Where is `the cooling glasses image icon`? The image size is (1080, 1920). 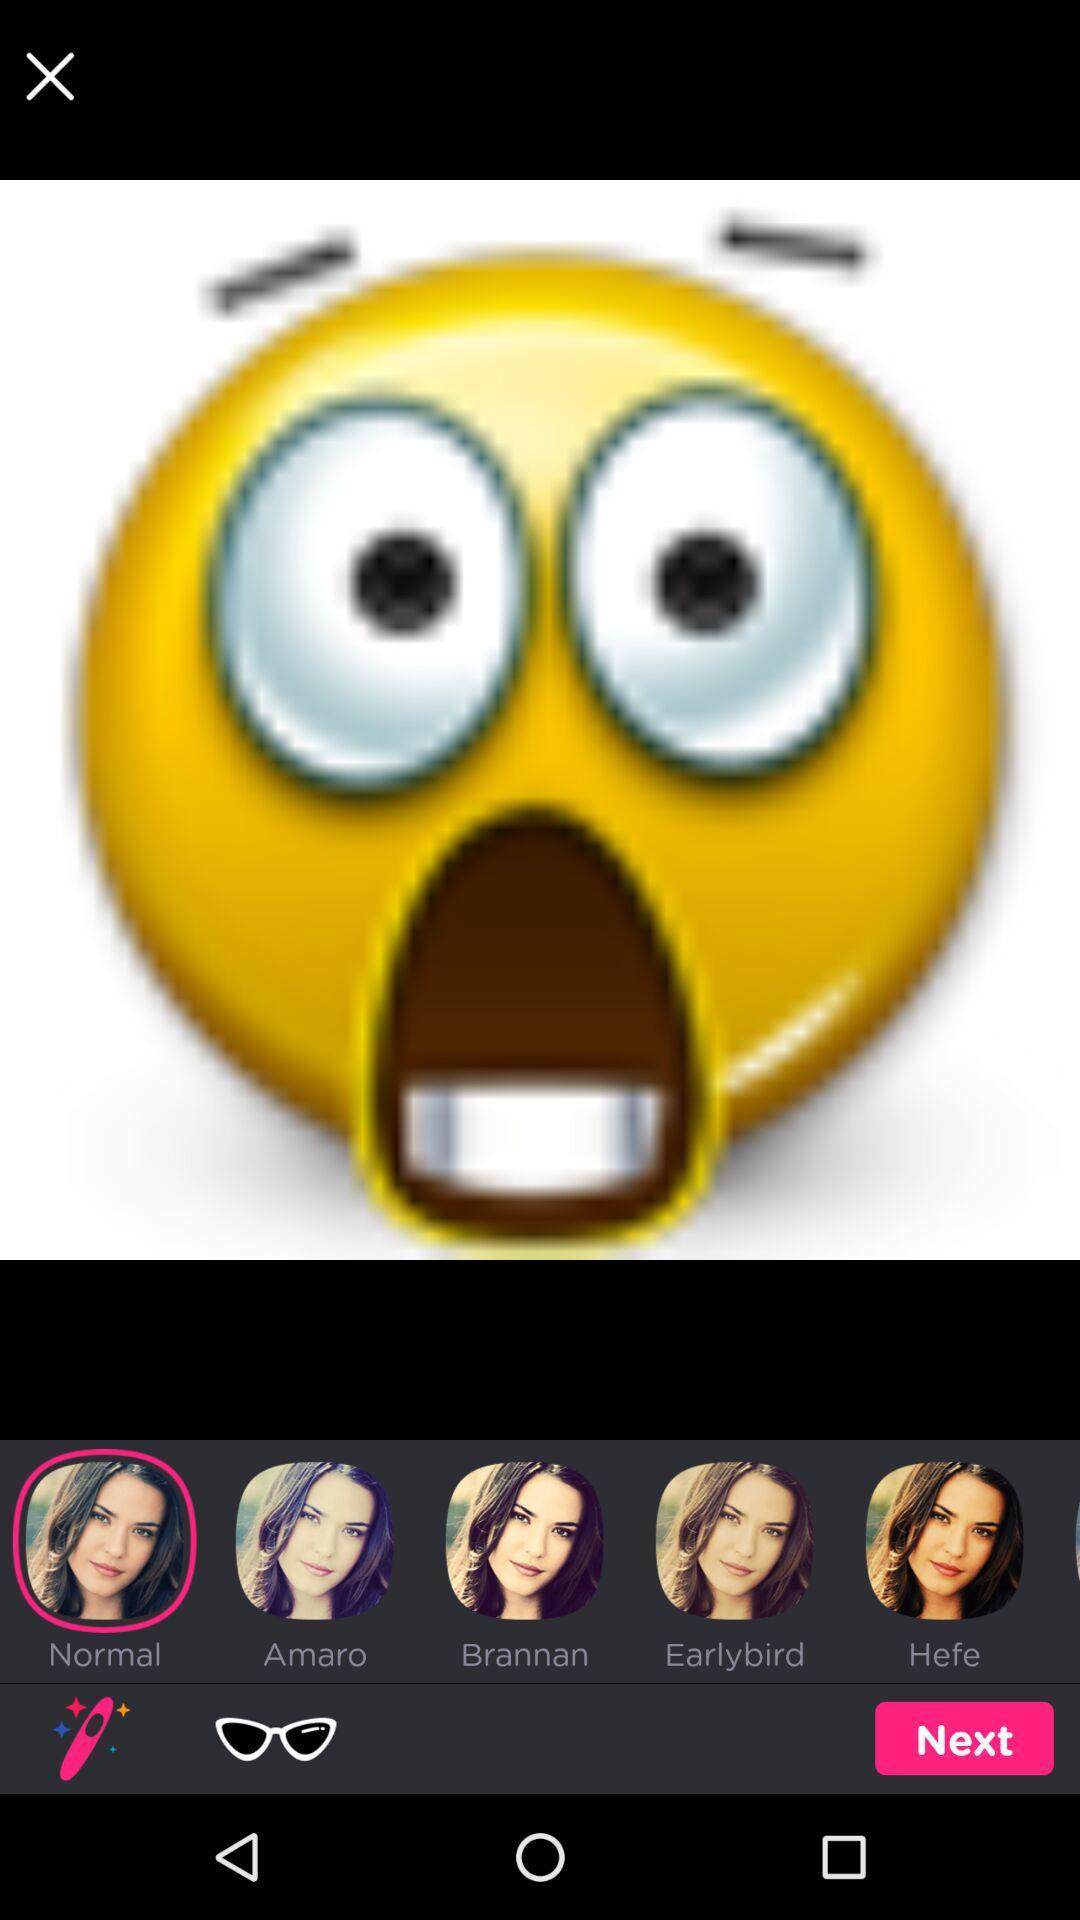 the cooling glasses image icon is located at coordinates (276, 1737).